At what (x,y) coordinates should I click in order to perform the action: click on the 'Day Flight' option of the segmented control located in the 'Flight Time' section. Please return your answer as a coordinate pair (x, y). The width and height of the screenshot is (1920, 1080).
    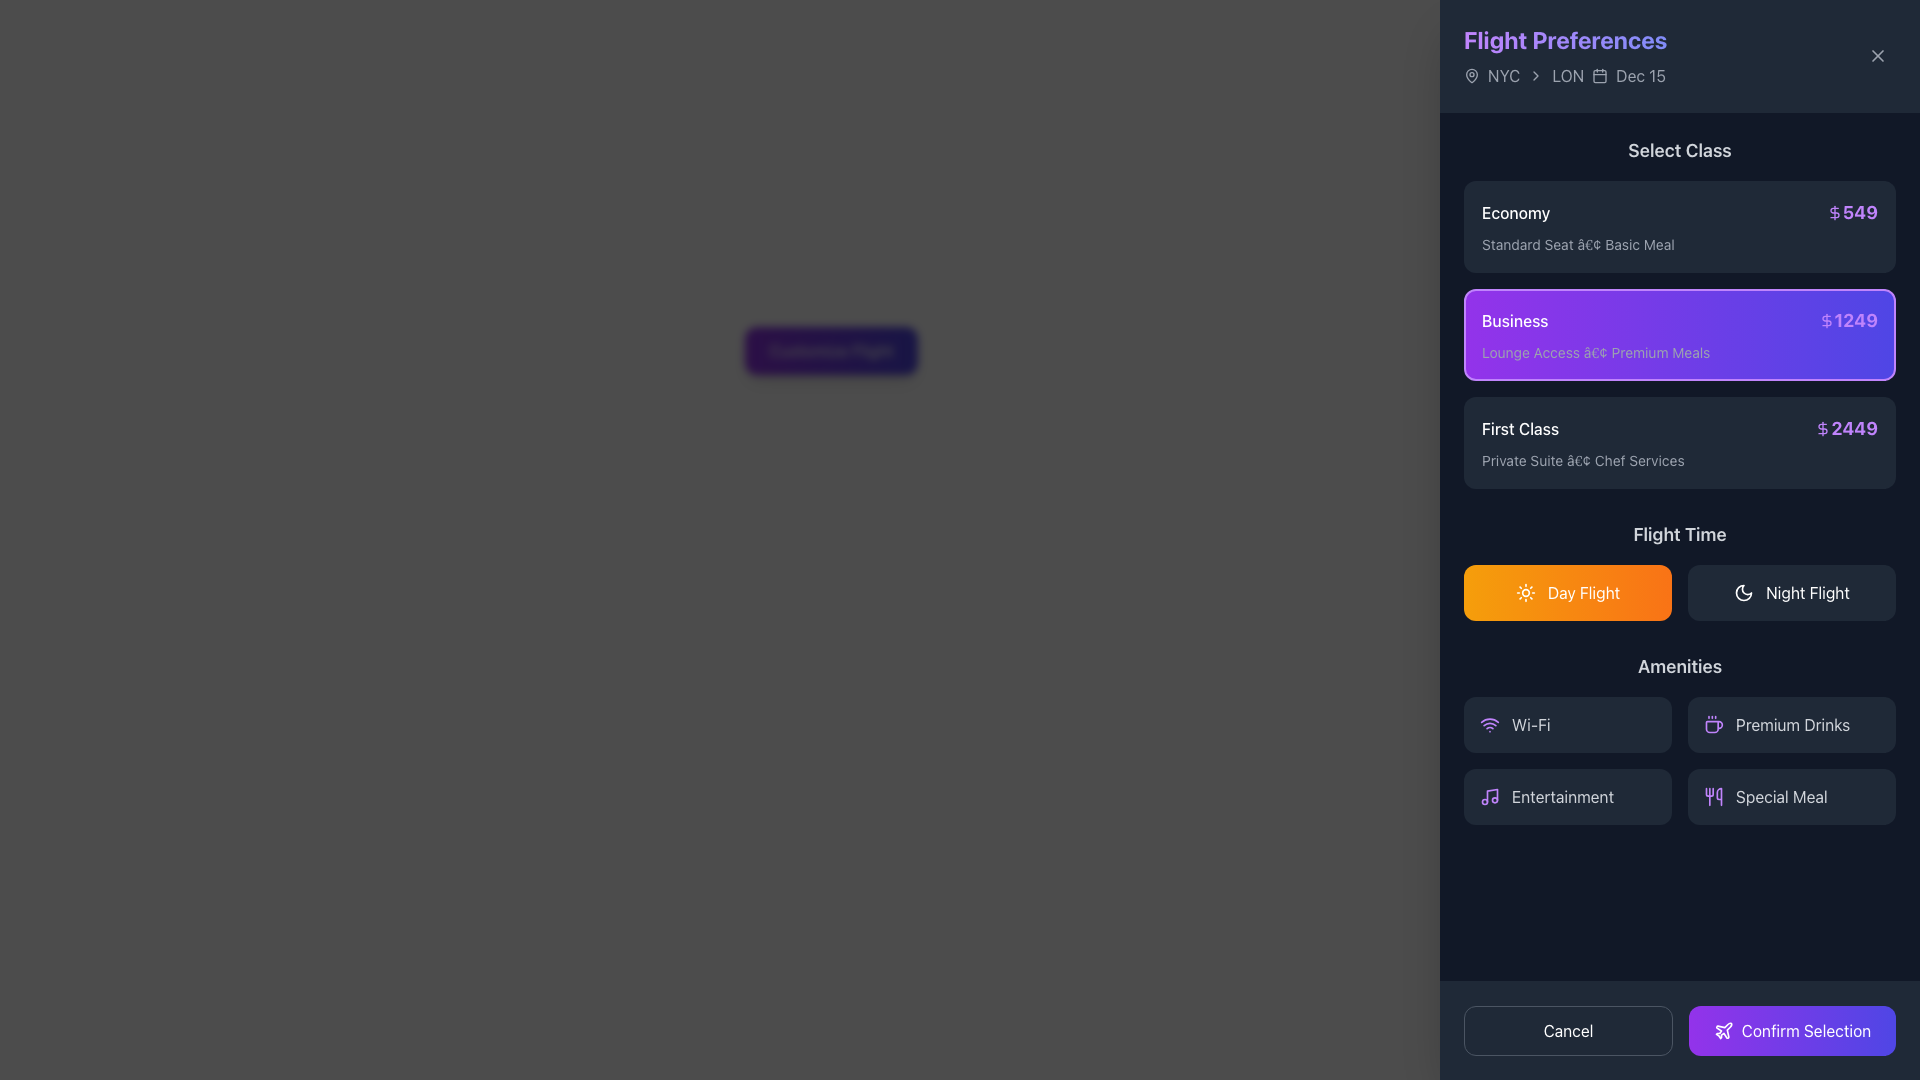
    Looking at the image, I should click on (1680, 592).